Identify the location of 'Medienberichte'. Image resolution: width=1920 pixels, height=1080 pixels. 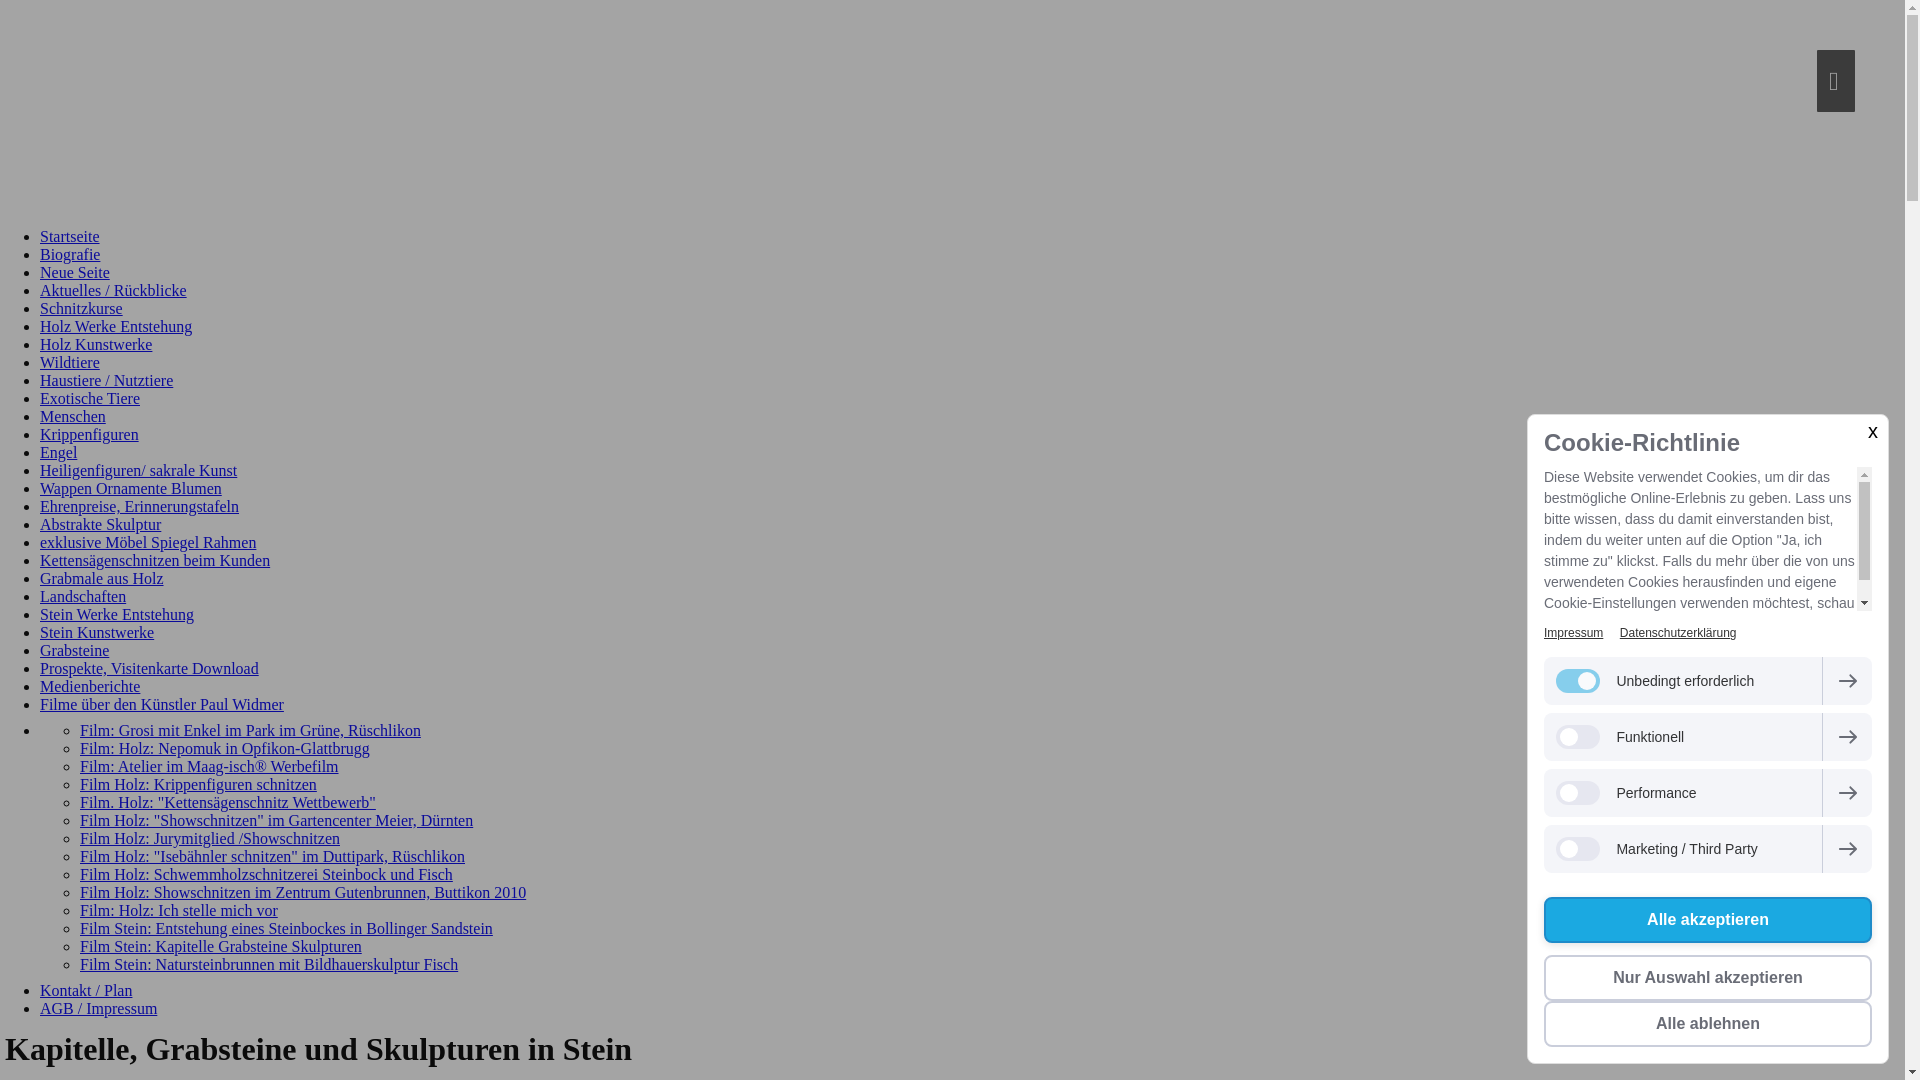
(39, 685).